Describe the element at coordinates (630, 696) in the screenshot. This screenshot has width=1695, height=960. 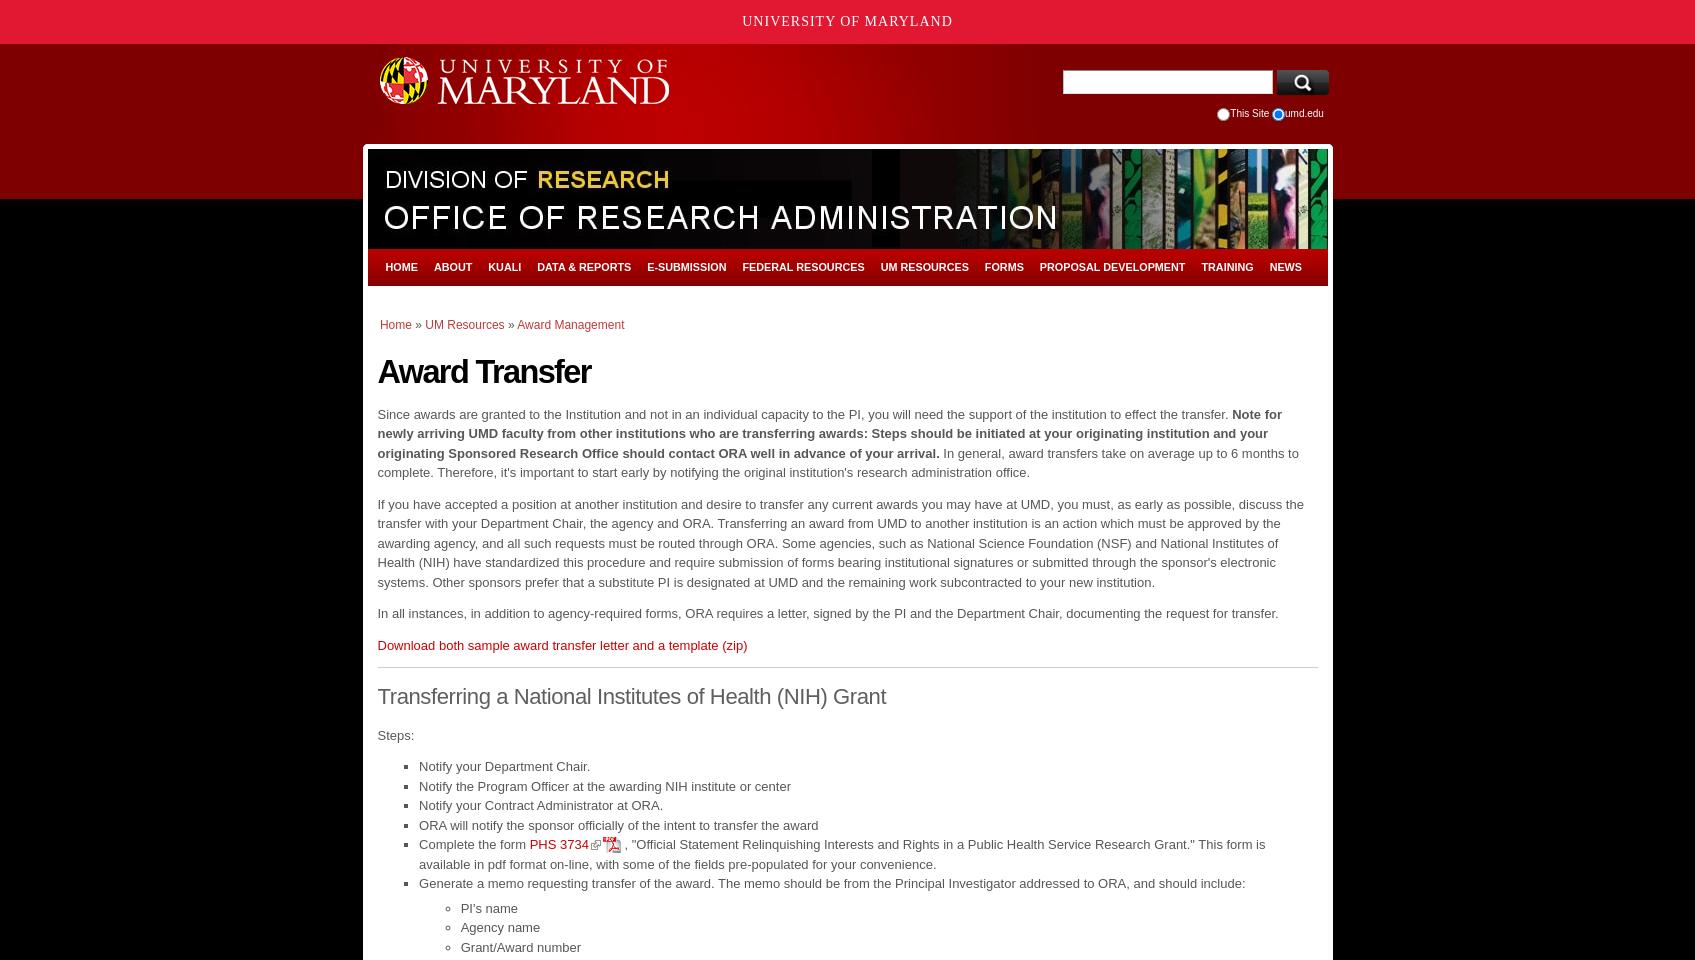
I see `'Transferring a National Institutes of Health (NIH) Grant'` at that location.